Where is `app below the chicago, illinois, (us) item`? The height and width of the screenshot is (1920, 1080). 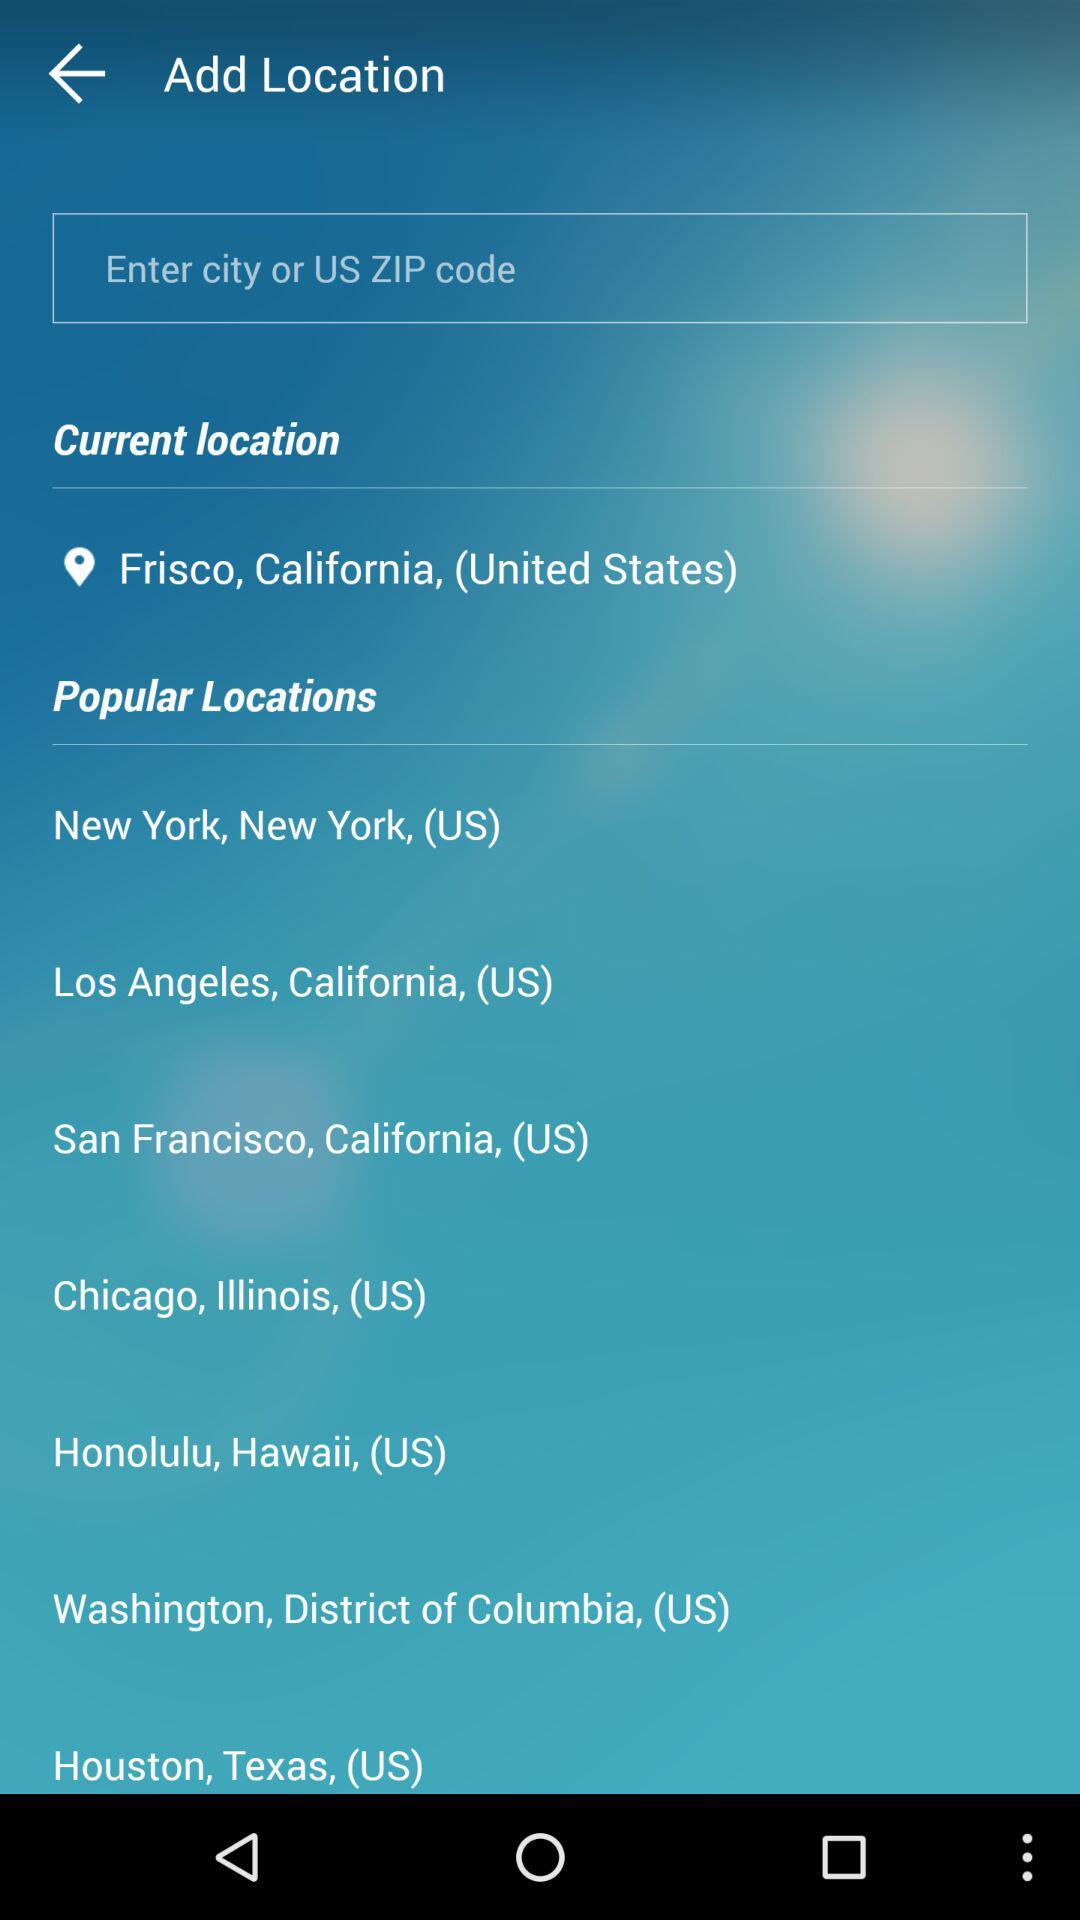
app below the chicago, illinois, (us) item is located at coordinates (249, 1450).